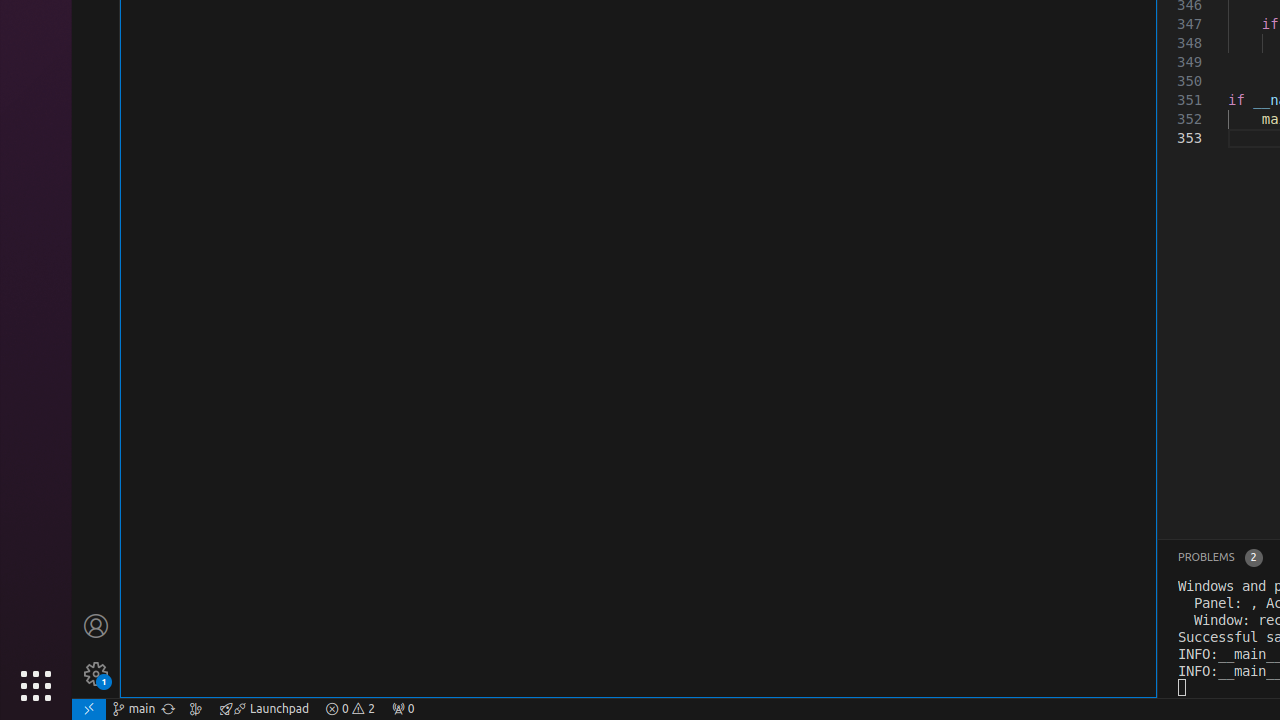 The width and height of the screenshot is (1280, 720). What do you see at coordinates (87, 707) in the screenshot?
I see `'remote'` at bounding box center [87, 707].